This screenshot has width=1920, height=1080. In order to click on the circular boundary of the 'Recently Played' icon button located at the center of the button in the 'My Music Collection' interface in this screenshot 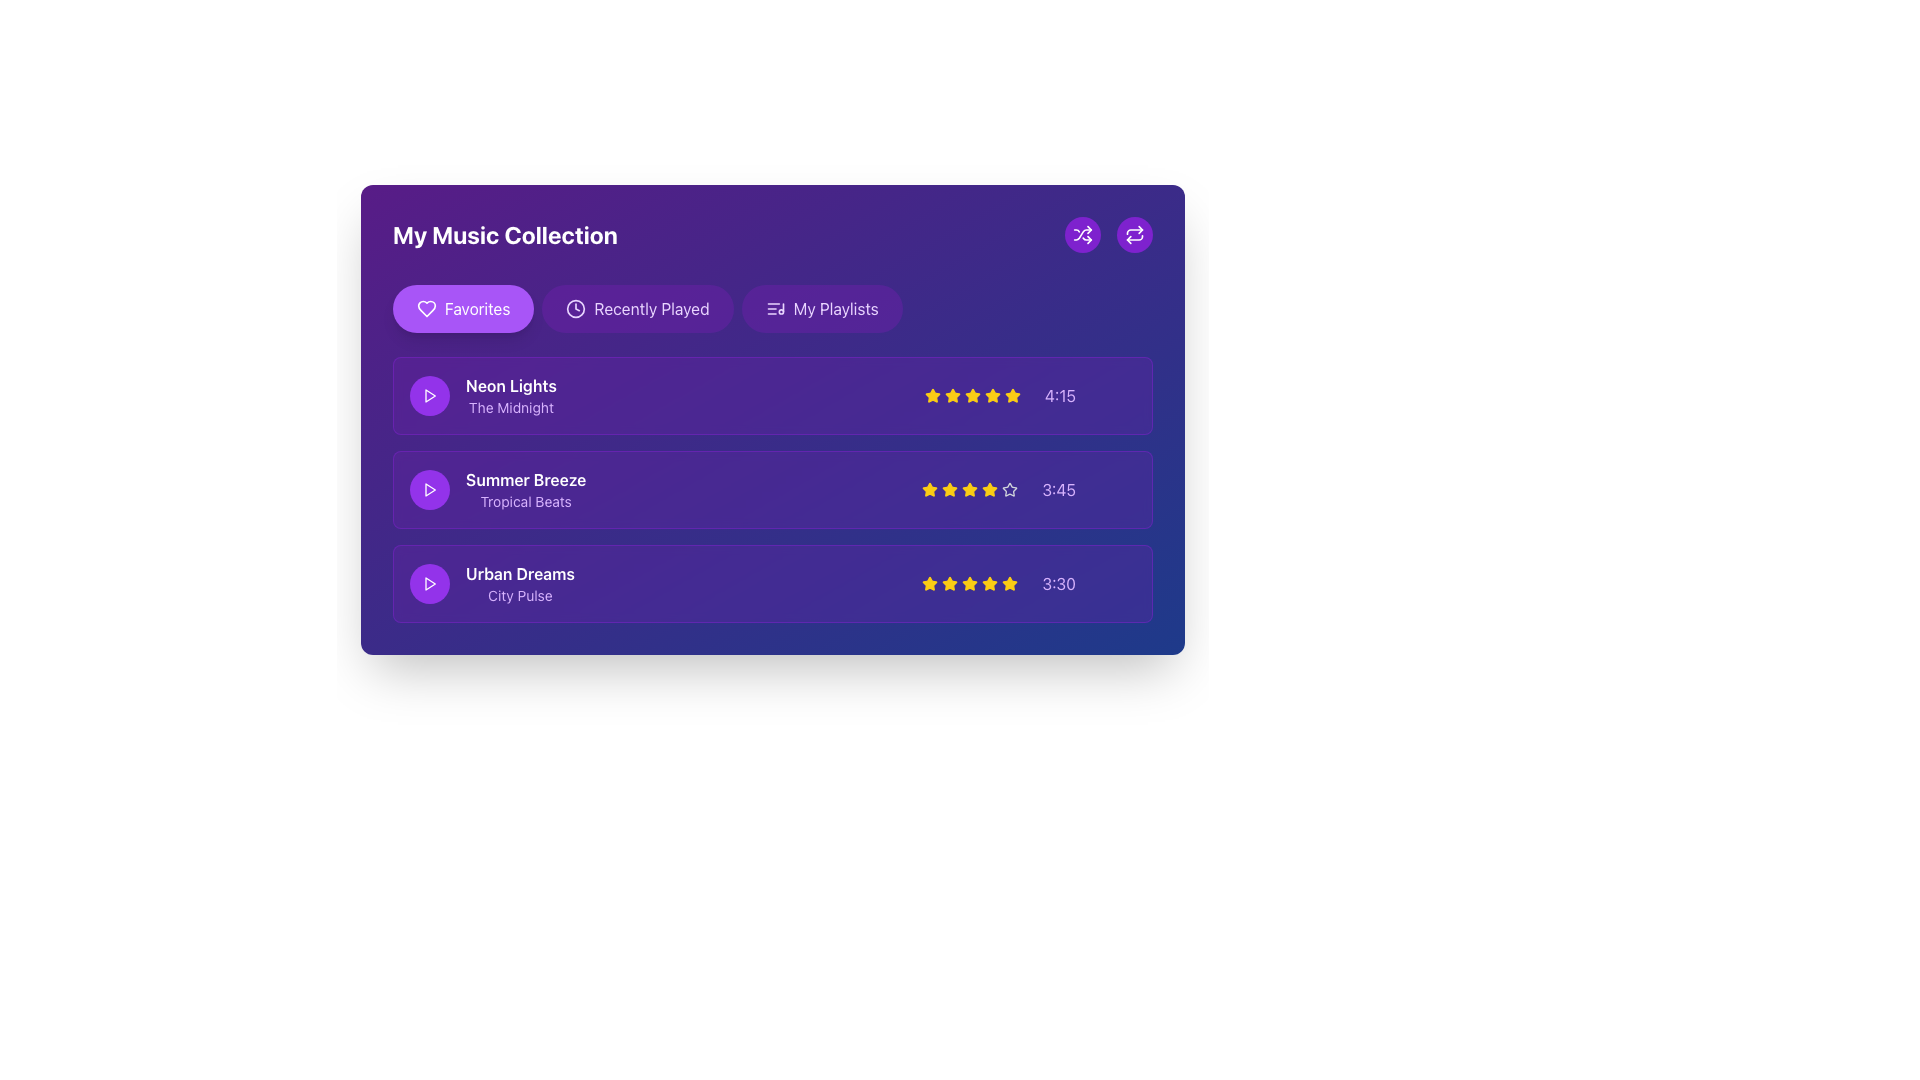, I will do `click(575, 308)`.